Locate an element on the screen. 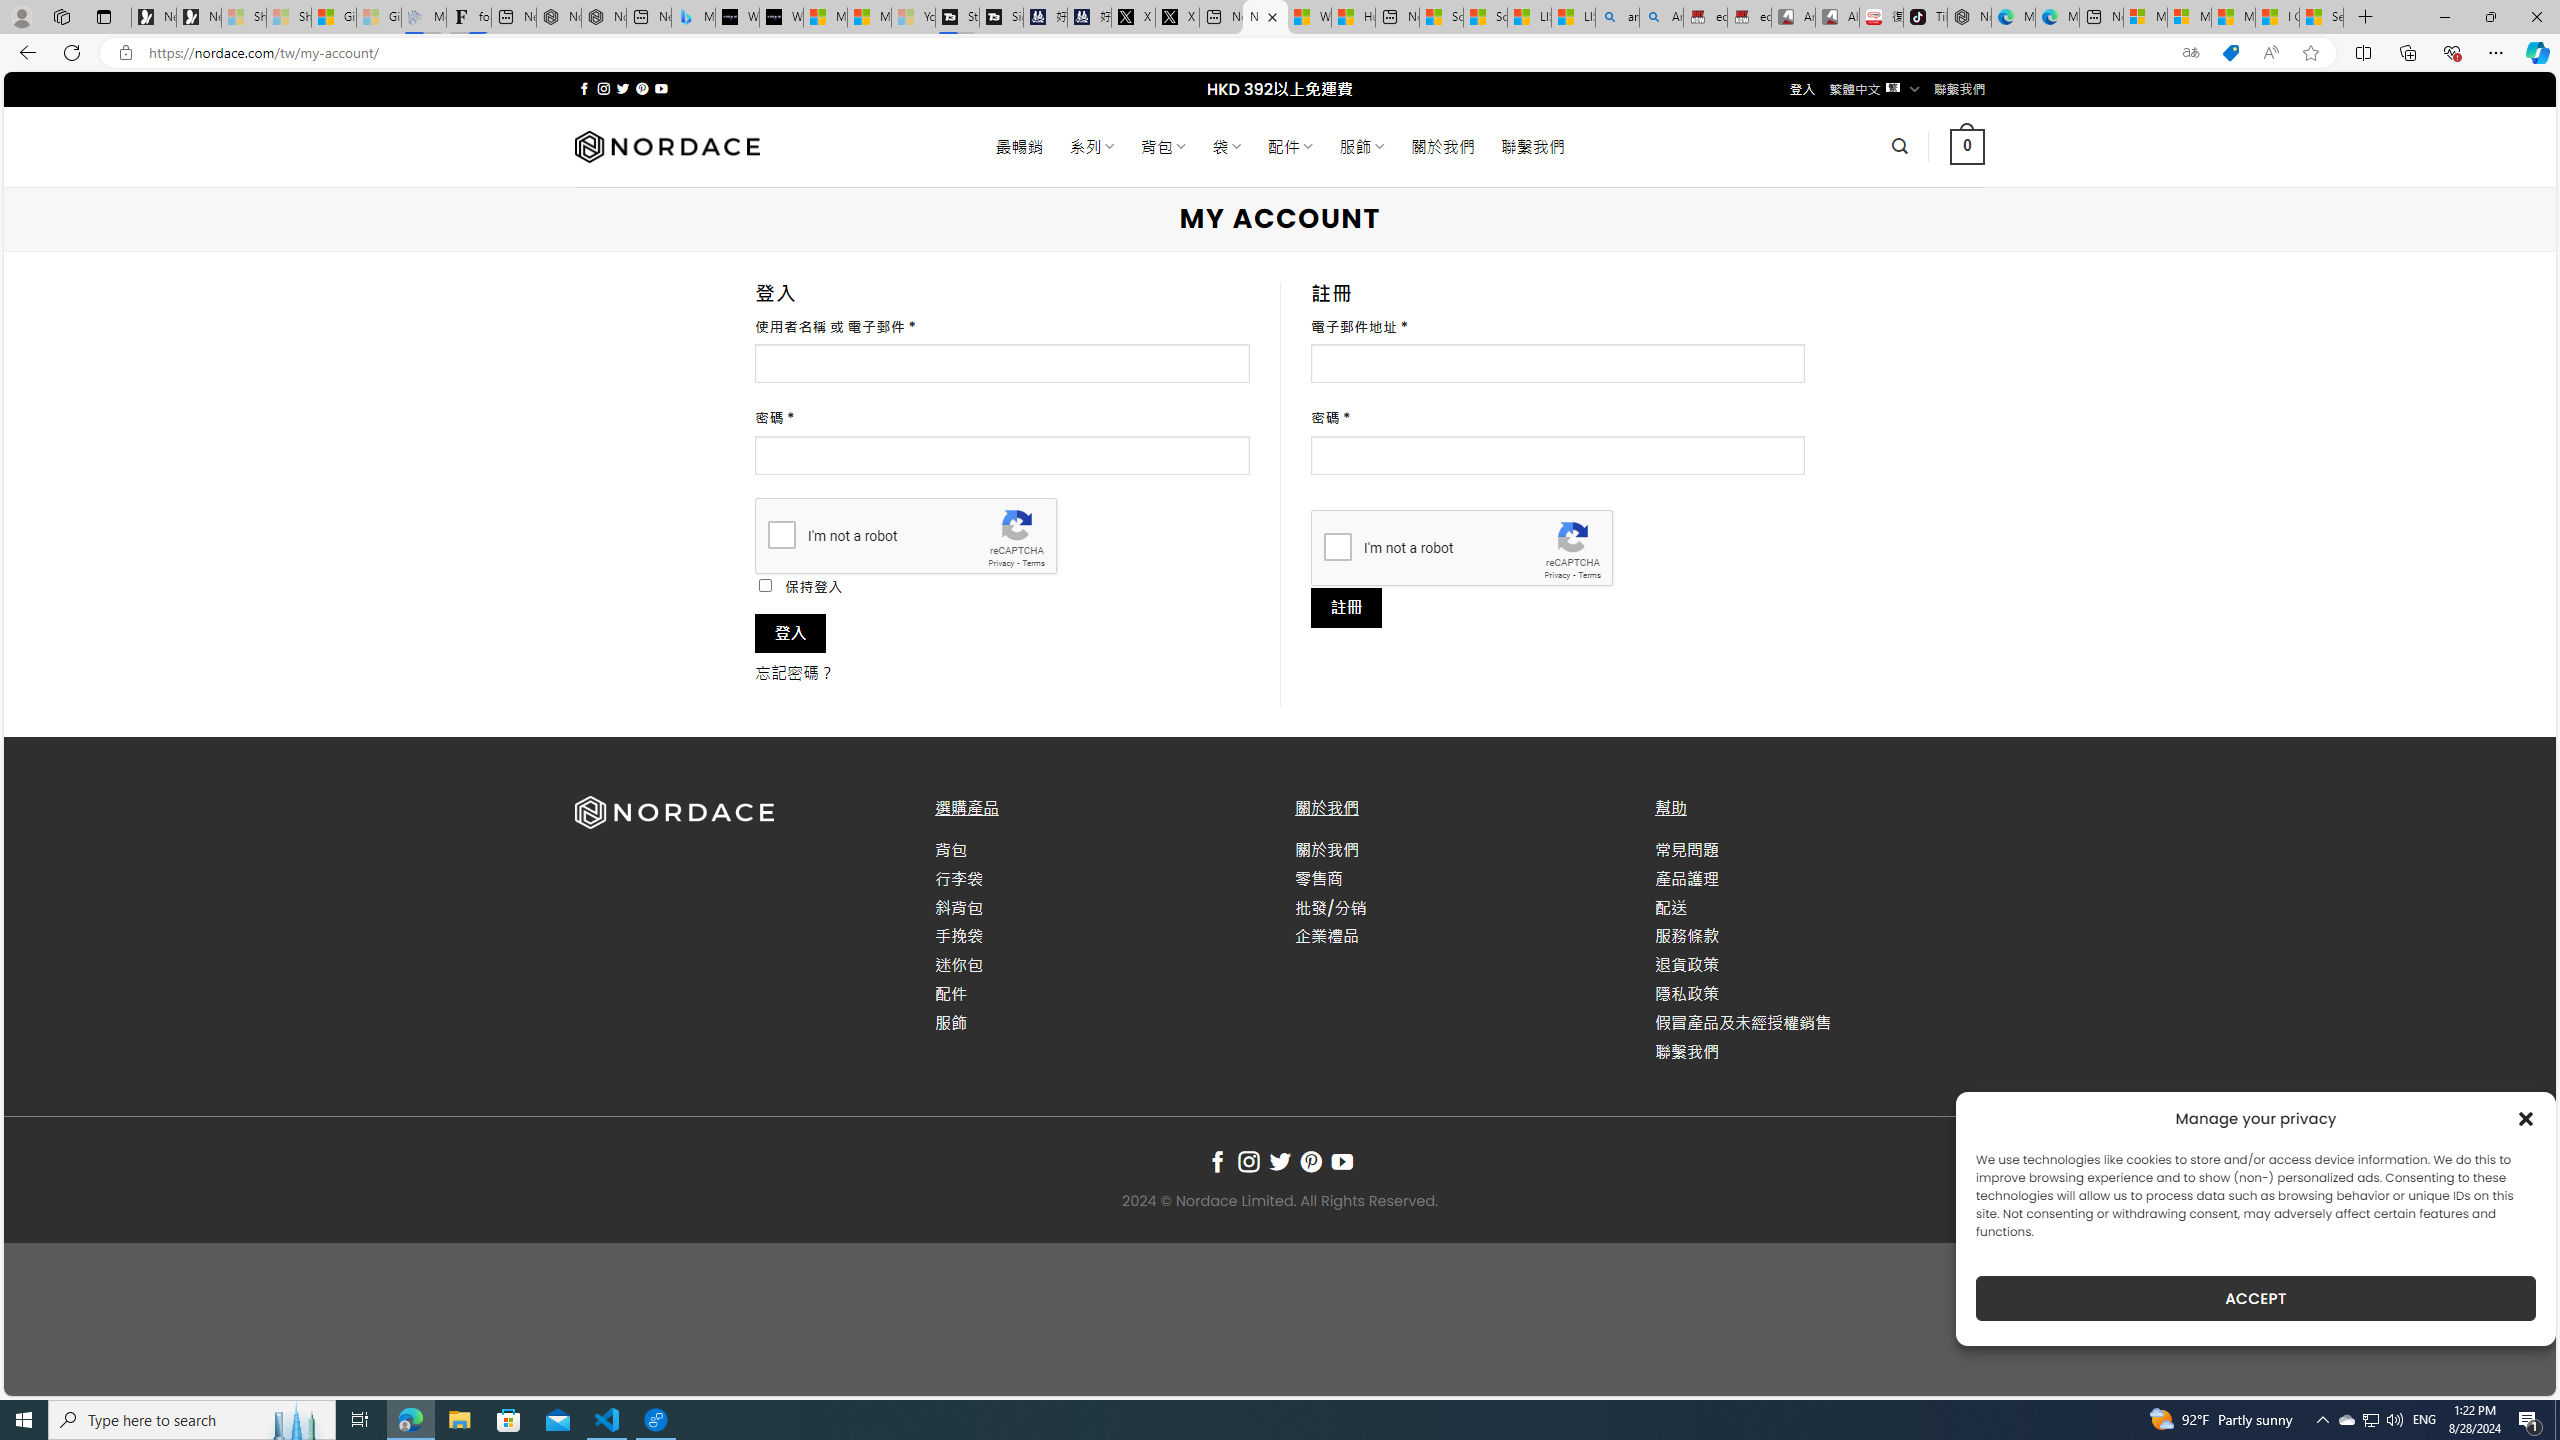  'Amazon Echo Dot PNG - Search Images' is located at coordinates (1660, 16).